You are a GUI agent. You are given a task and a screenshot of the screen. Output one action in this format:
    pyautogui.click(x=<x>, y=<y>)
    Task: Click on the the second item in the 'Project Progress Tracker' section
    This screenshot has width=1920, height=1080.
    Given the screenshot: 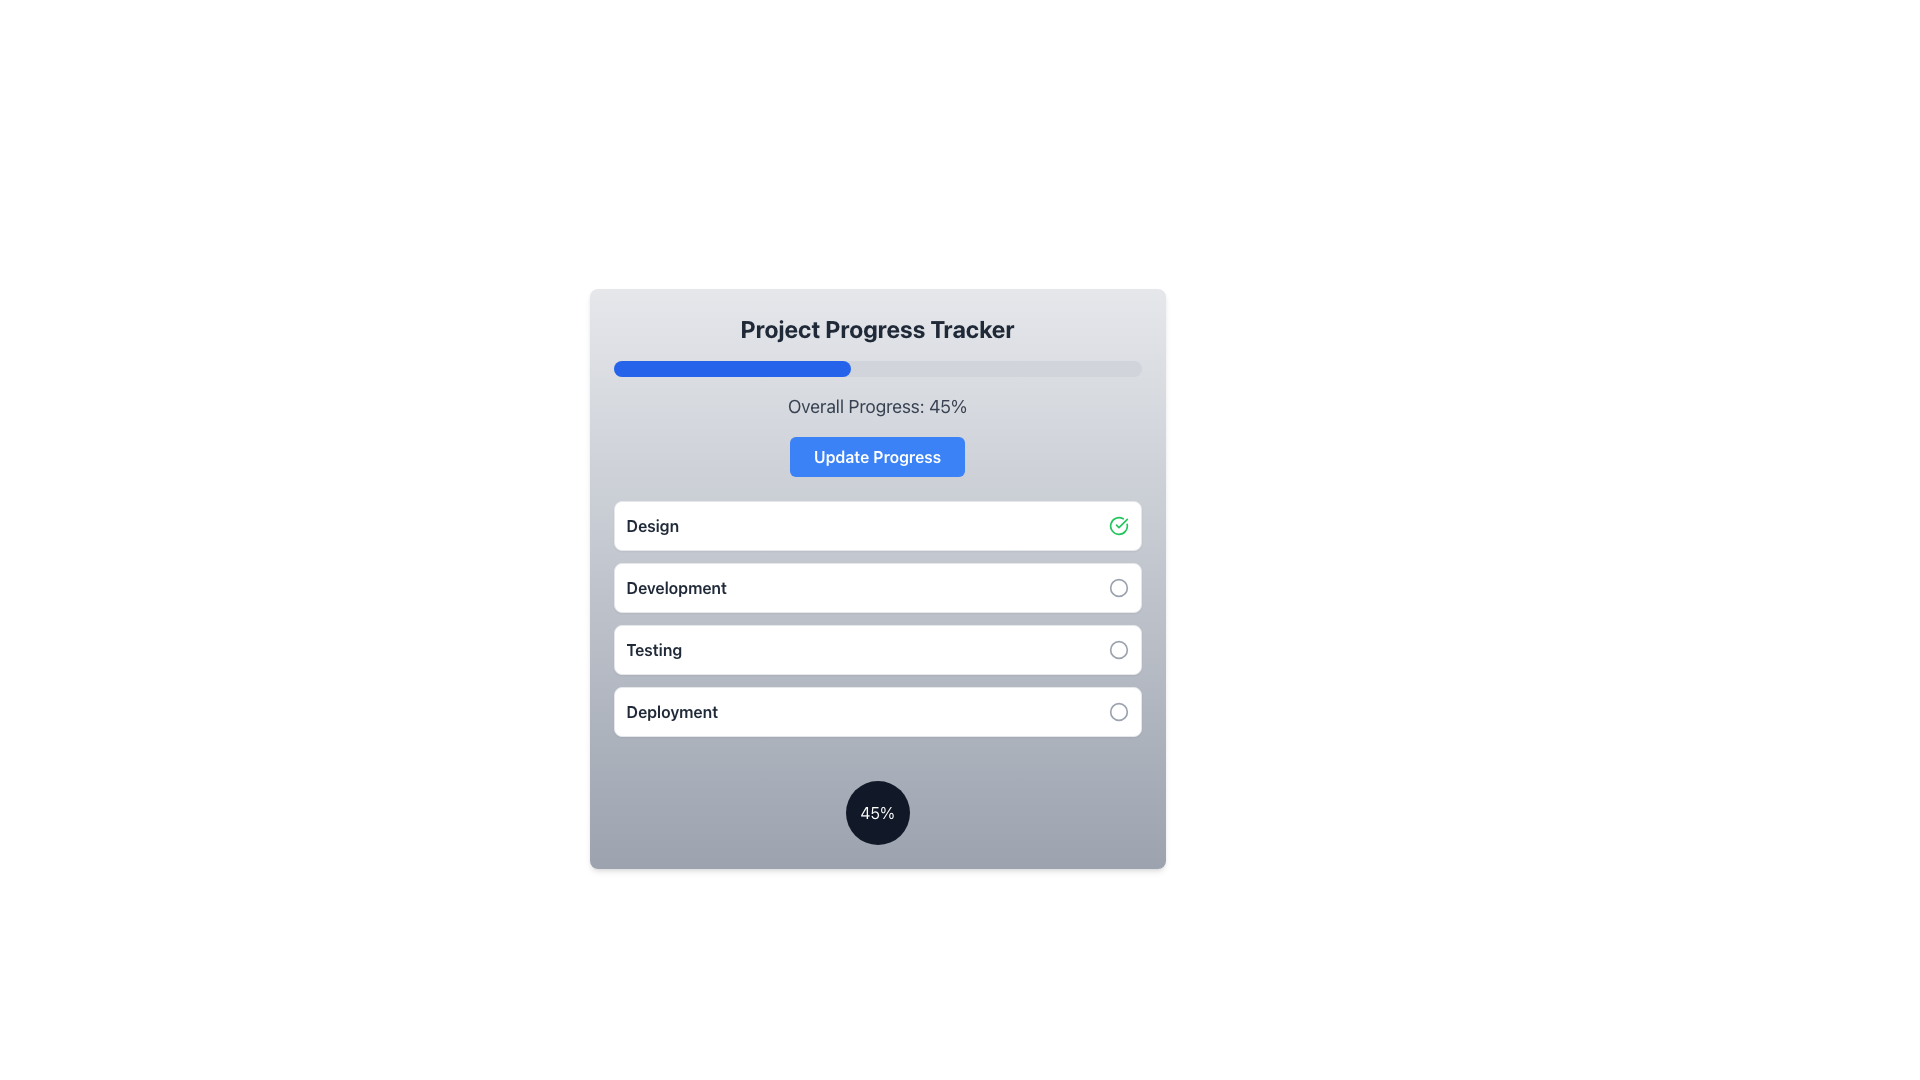 What is the action you would take?
    pyautogui.click(x=877, y=586)
    